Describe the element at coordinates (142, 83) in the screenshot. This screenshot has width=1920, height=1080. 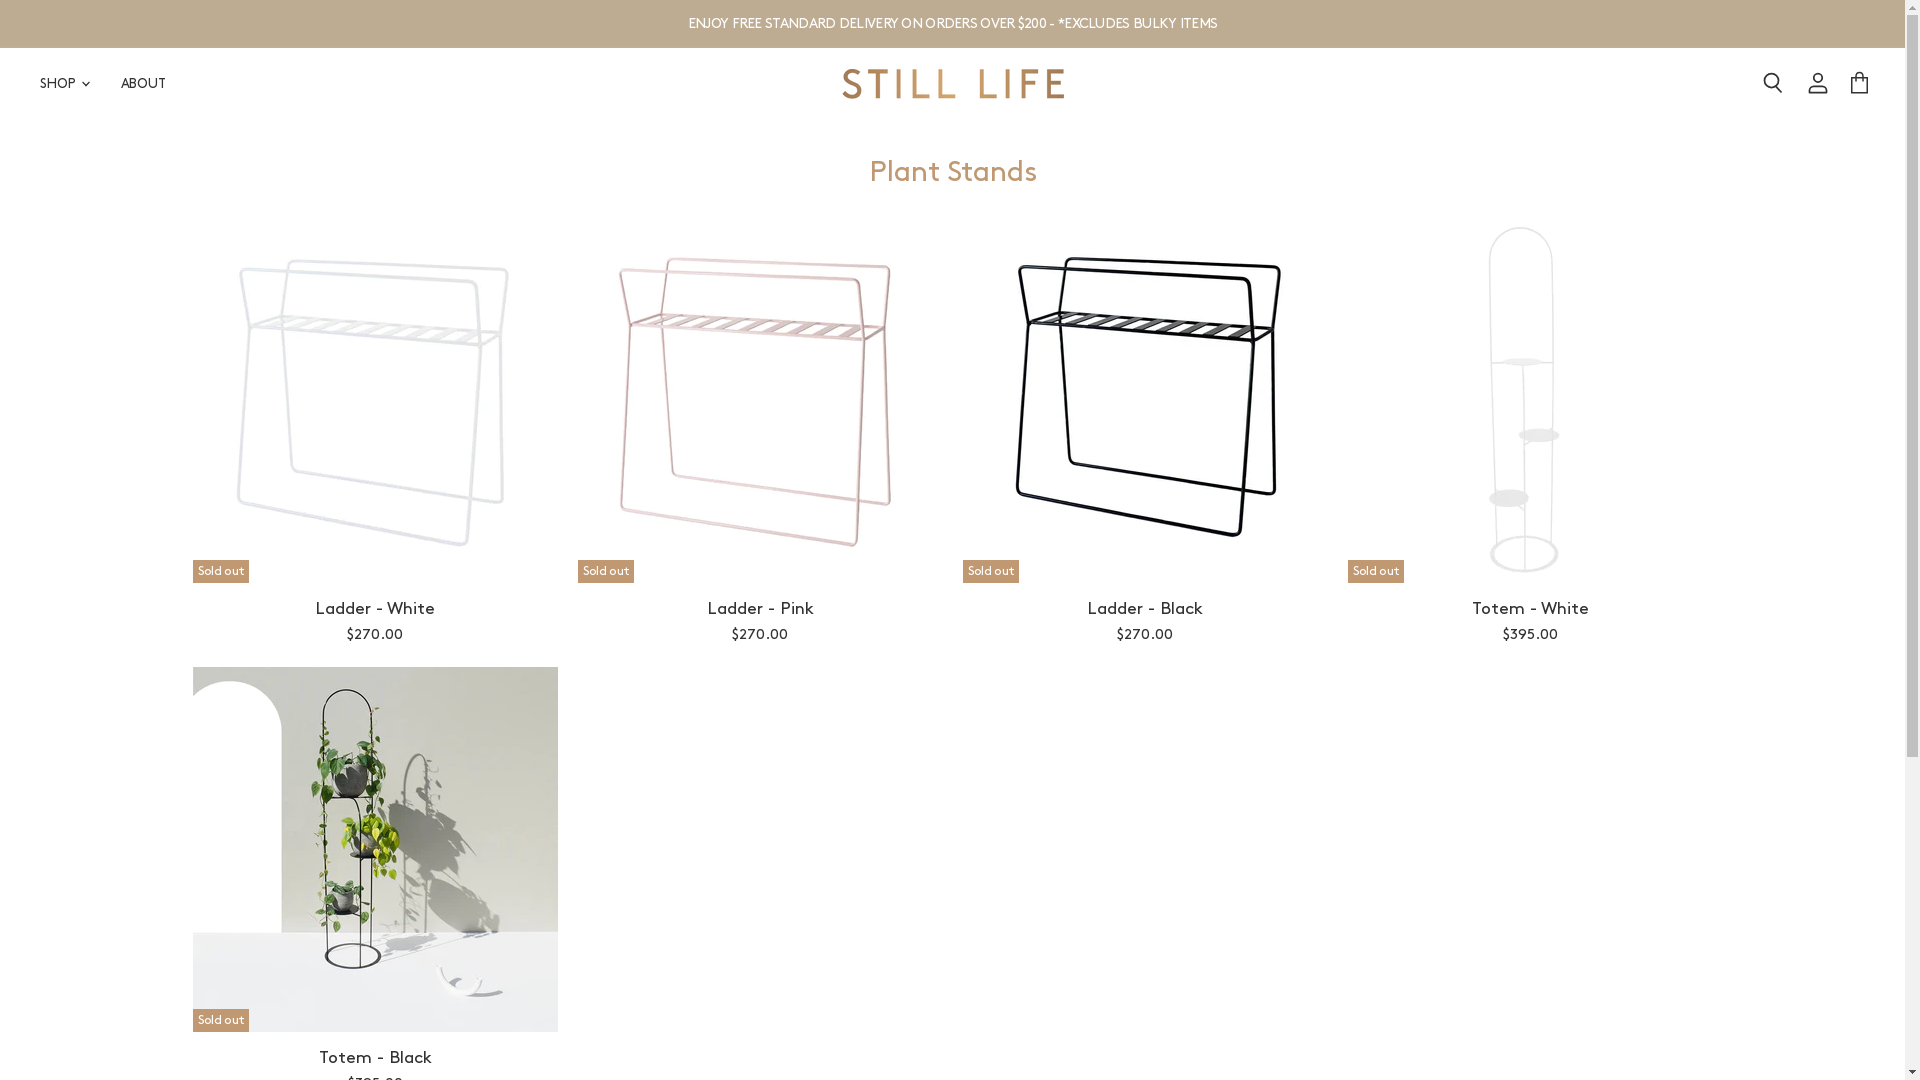
I see `'ABOUT'` at that location.